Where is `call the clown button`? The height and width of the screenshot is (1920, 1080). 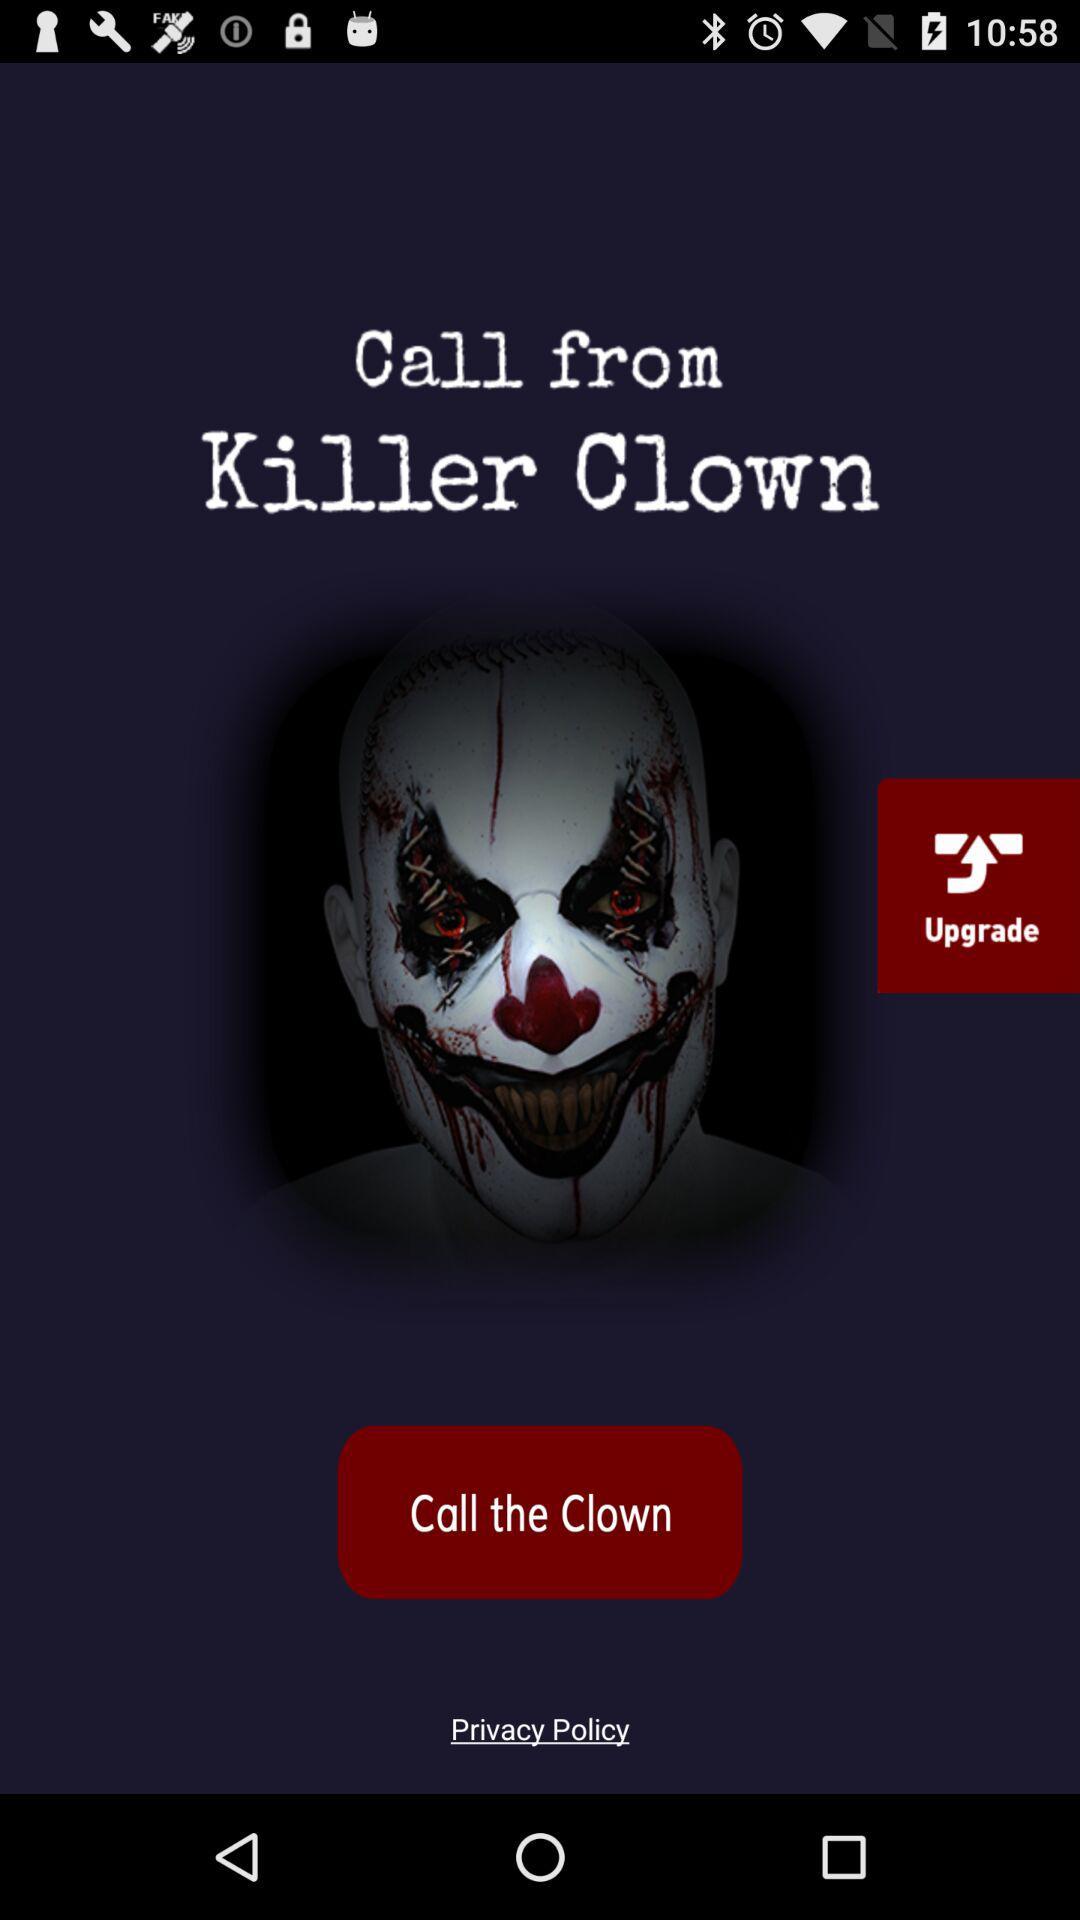 call the clown button is located at coordinates (540, 1512).